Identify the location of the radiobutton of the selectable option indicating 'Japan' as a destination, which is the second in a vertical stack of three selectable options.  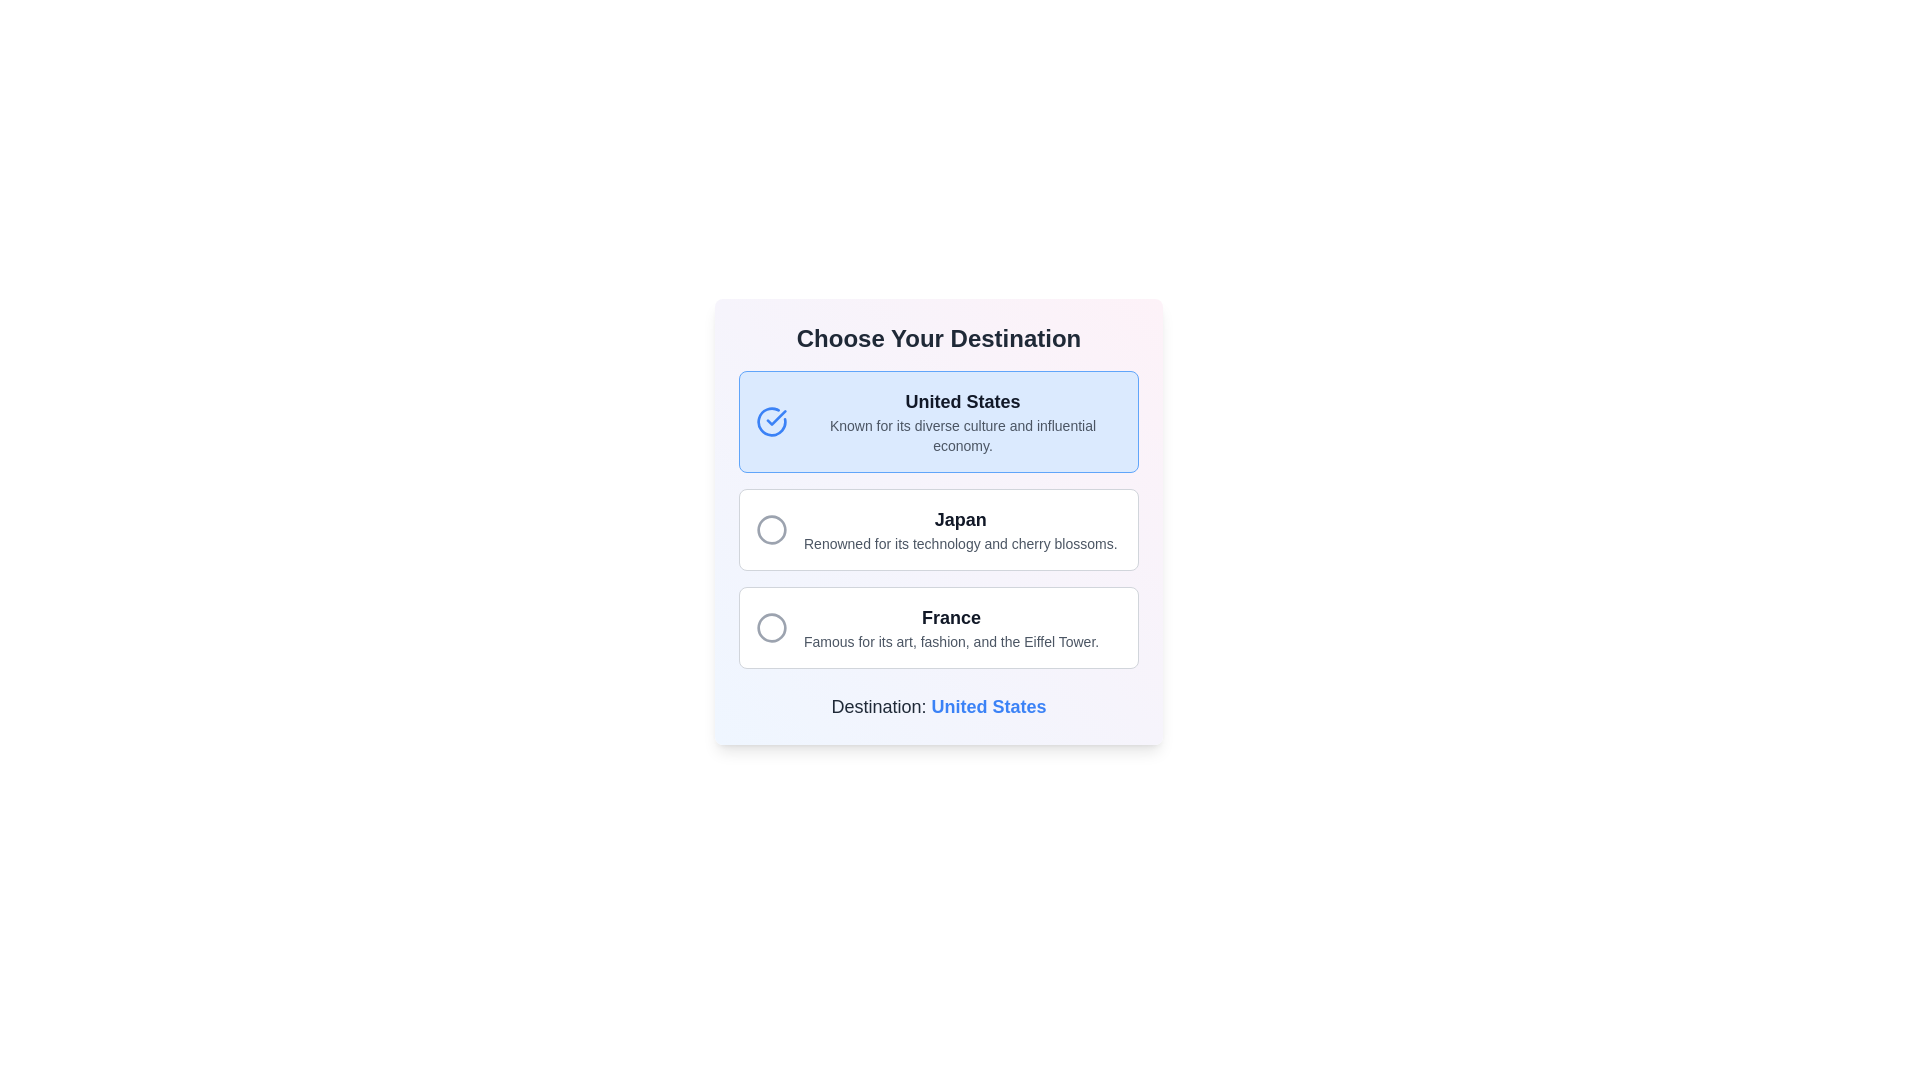
(938, 528).